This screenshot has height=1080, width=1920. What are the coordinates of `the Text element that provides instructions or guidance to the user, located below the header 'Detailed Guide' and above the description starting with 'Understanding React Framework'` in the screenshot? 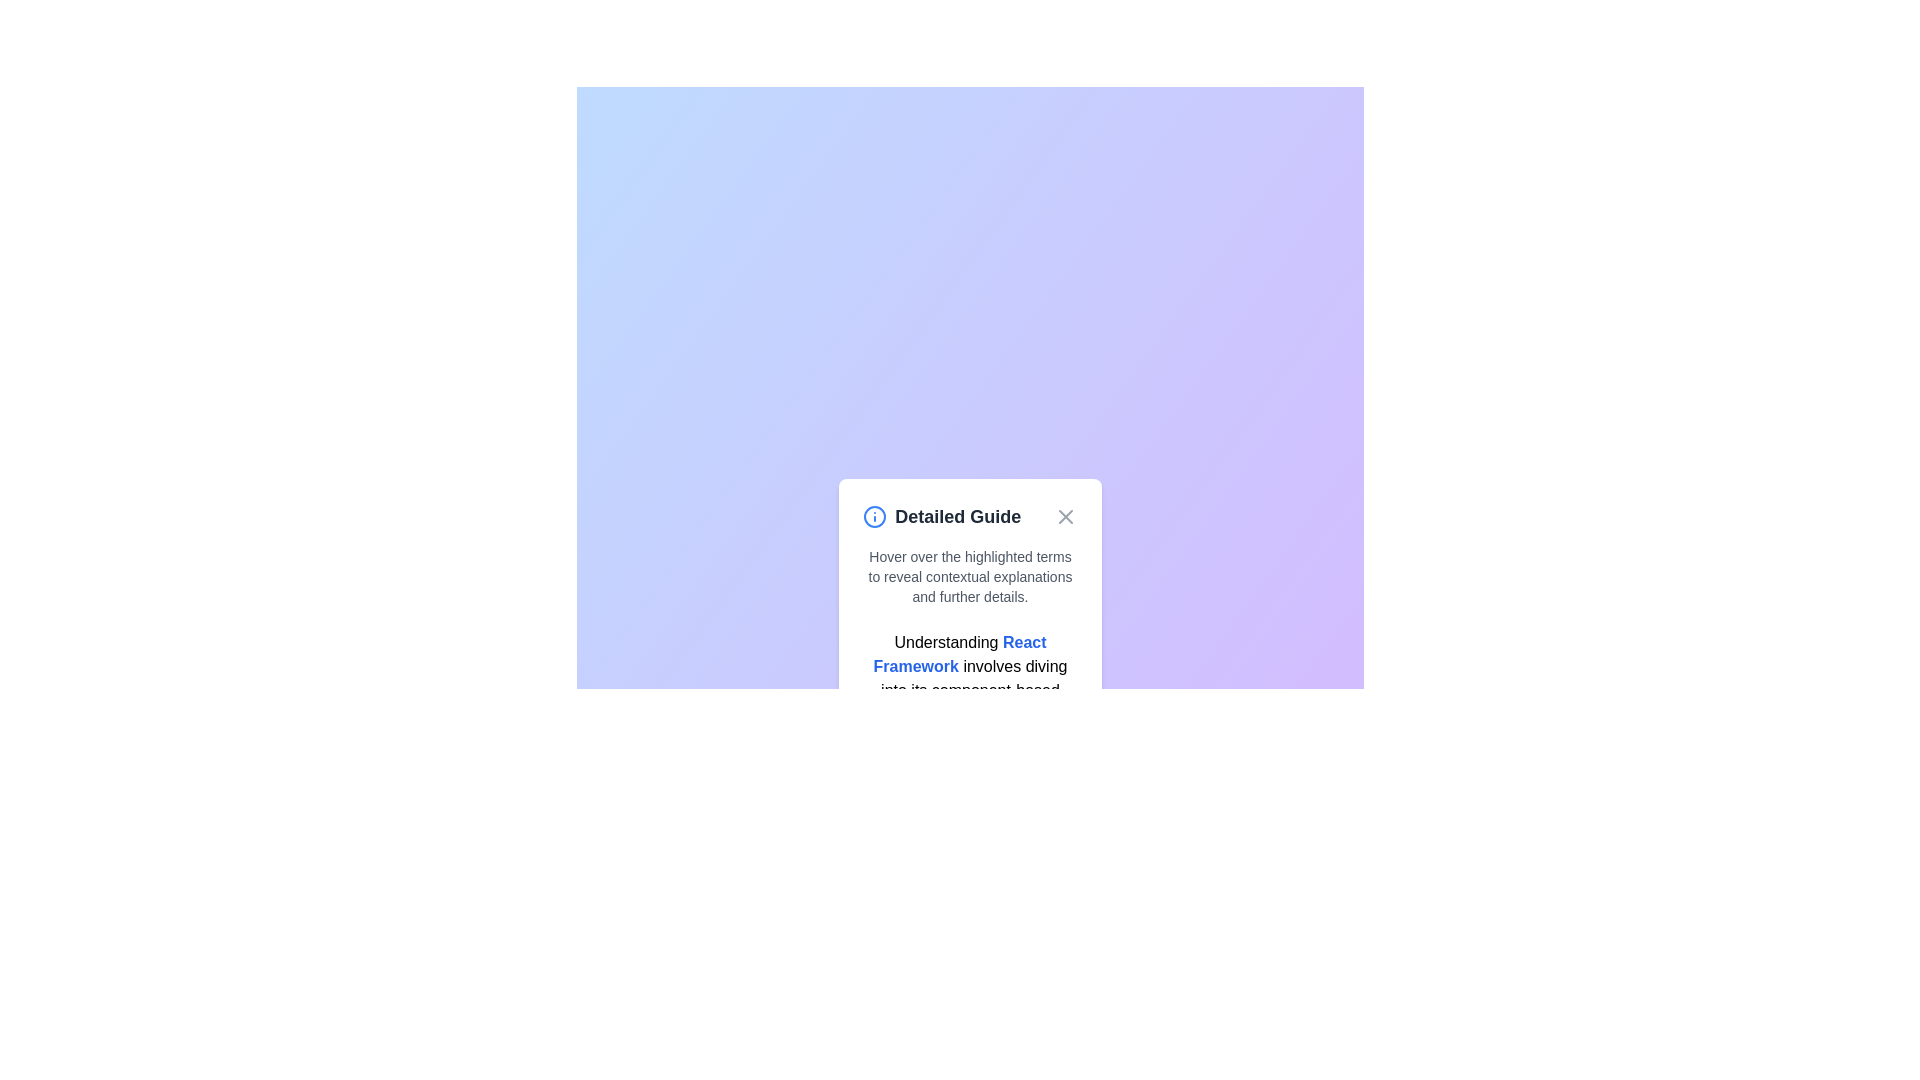 It's located at (970, 577).